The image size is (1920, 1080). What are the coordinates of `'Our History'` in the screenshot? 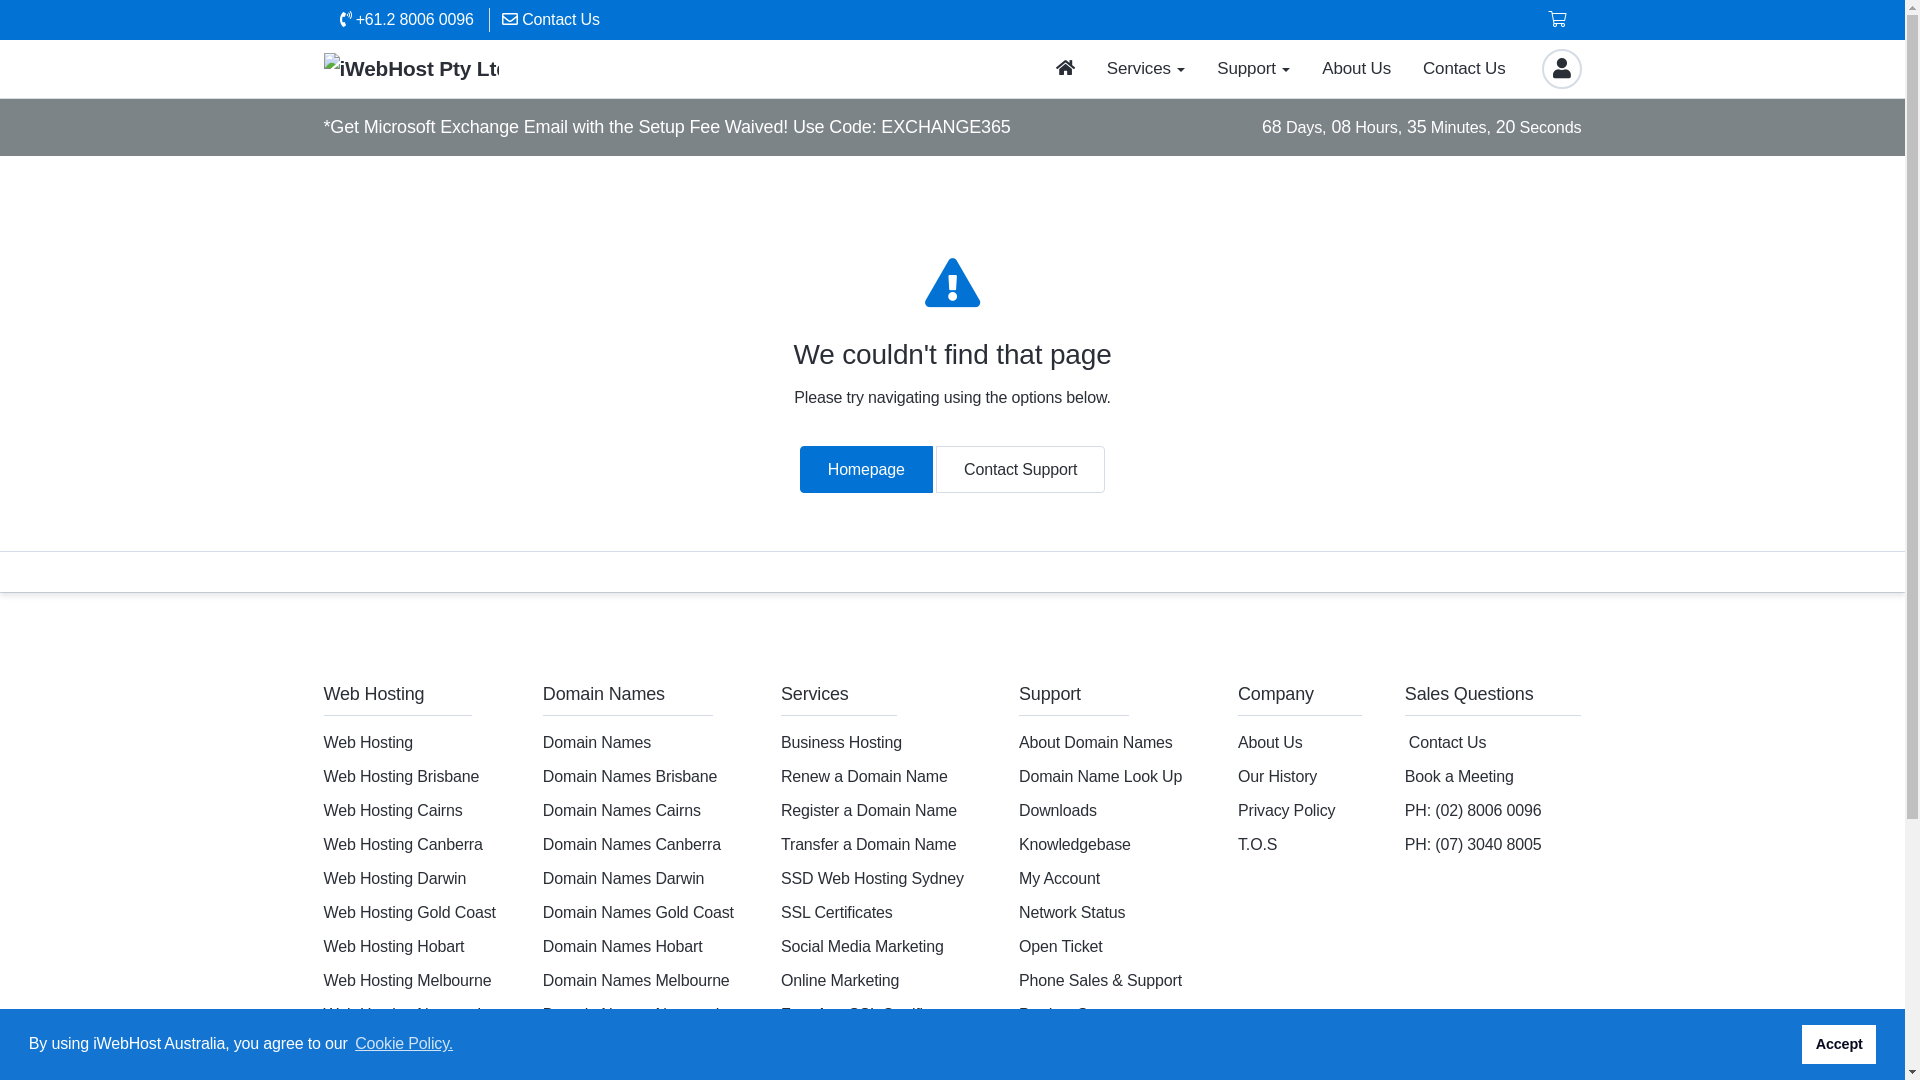 It's located at (1276, 775).